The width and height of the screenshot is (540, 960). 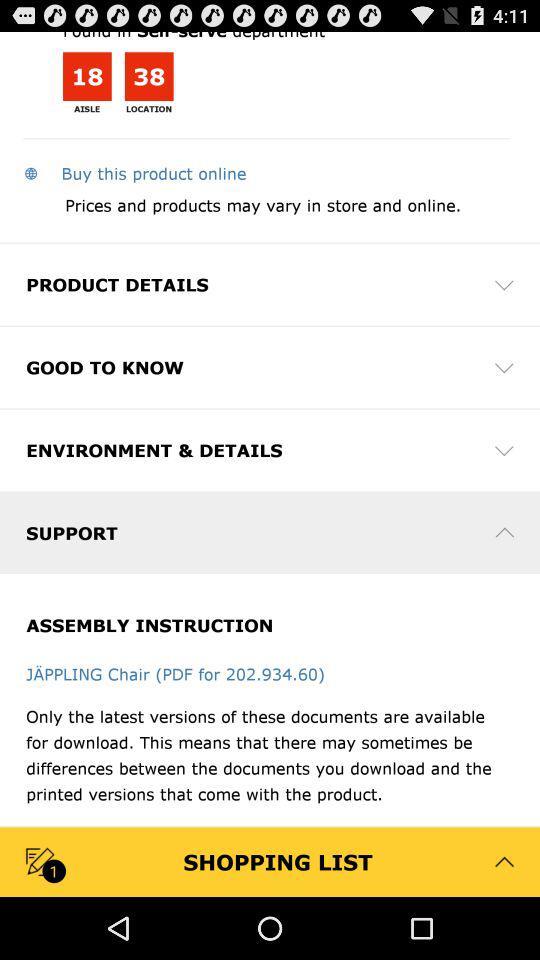 I want to click on buy this product, so click(x=134, y=172).